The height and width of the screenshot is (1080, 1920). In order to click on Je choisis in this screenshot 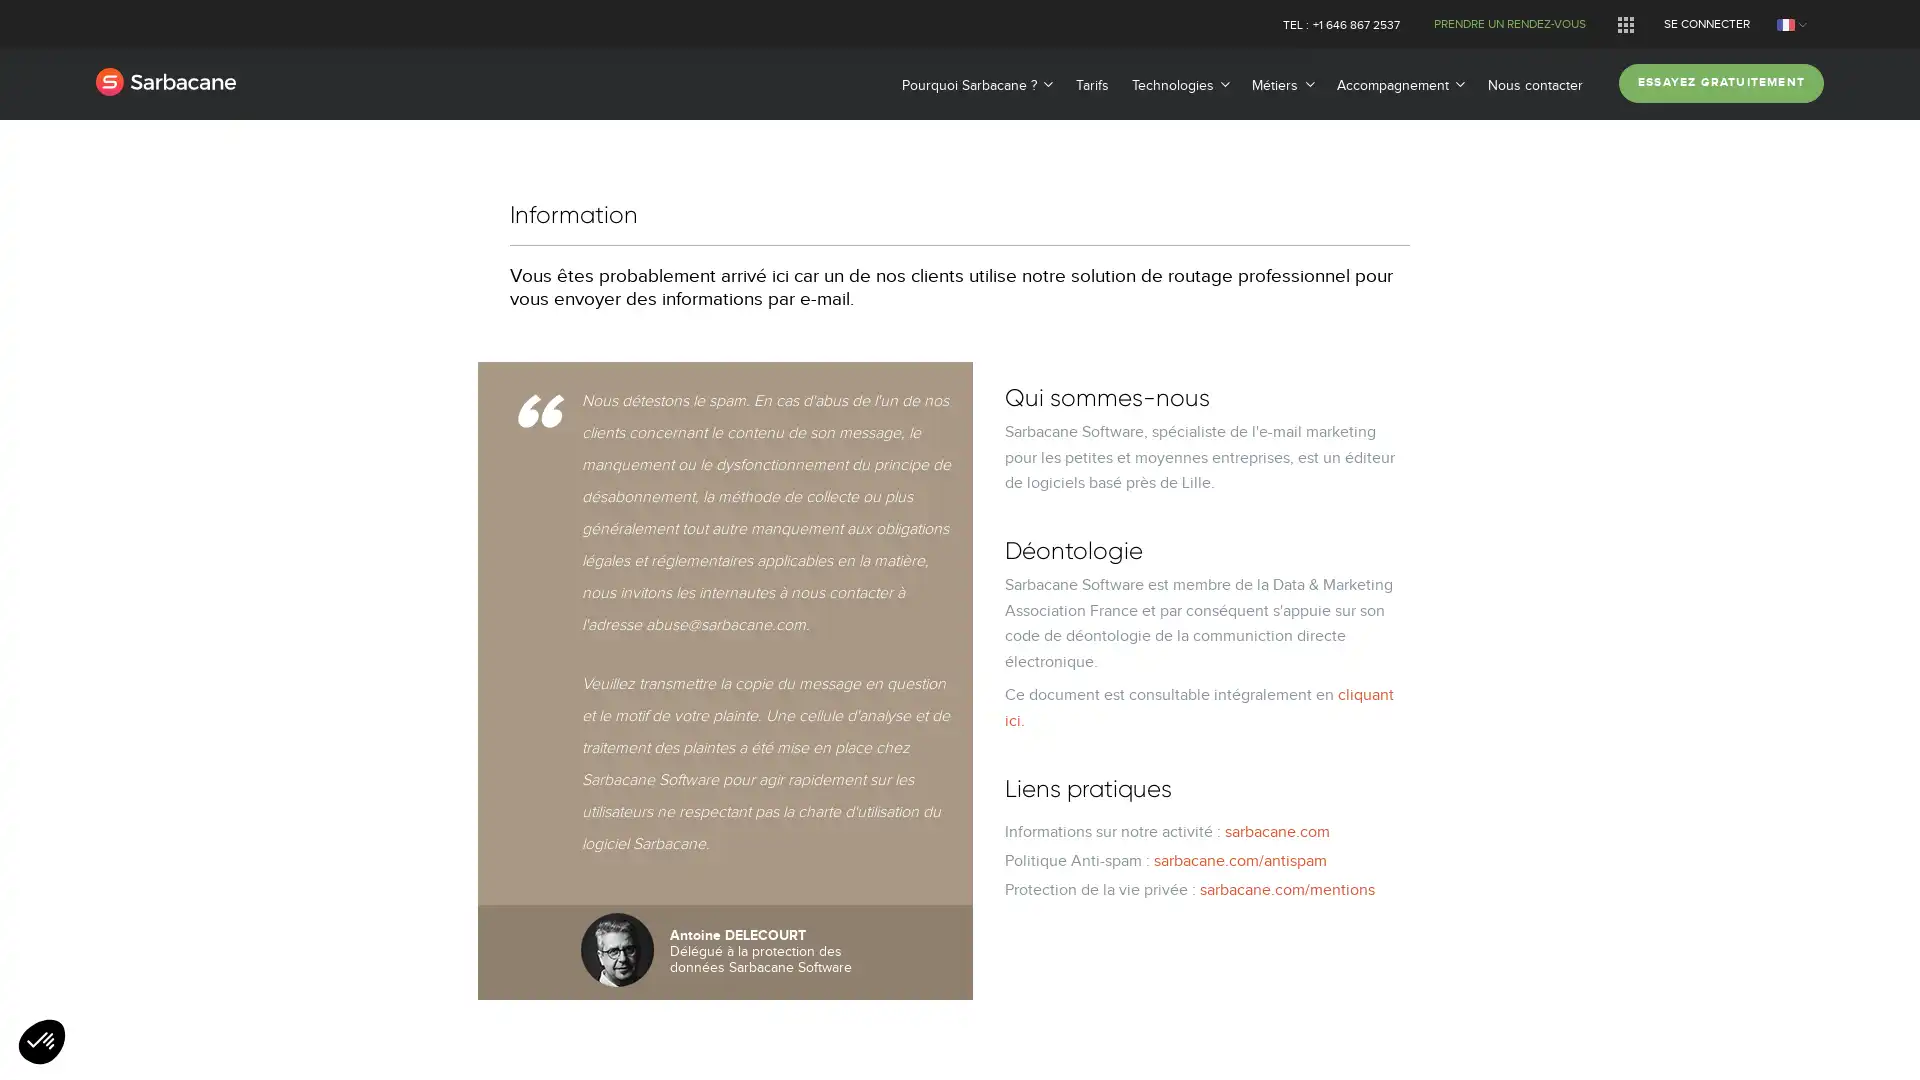, I will do `click(960, 676)`.